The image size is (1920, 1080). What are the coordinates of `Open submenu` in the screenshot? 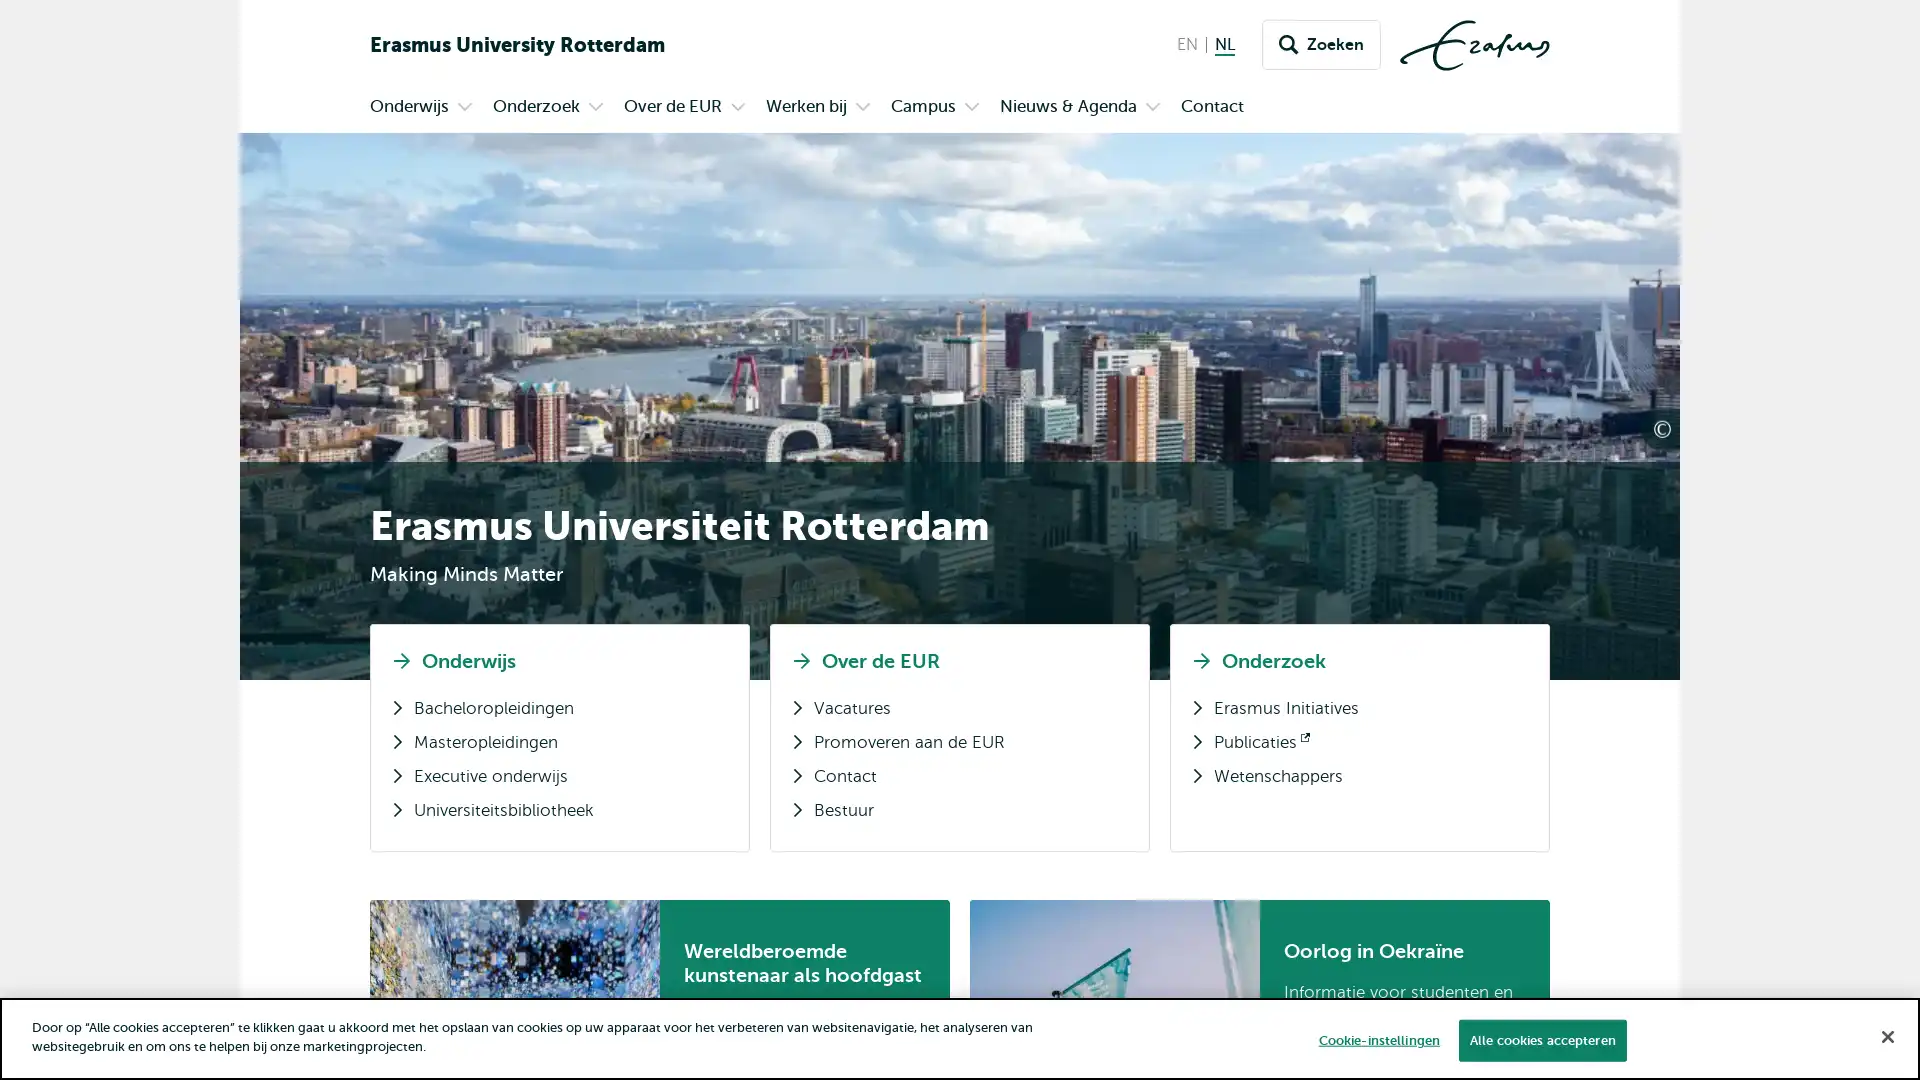 It's located at (971, 108).